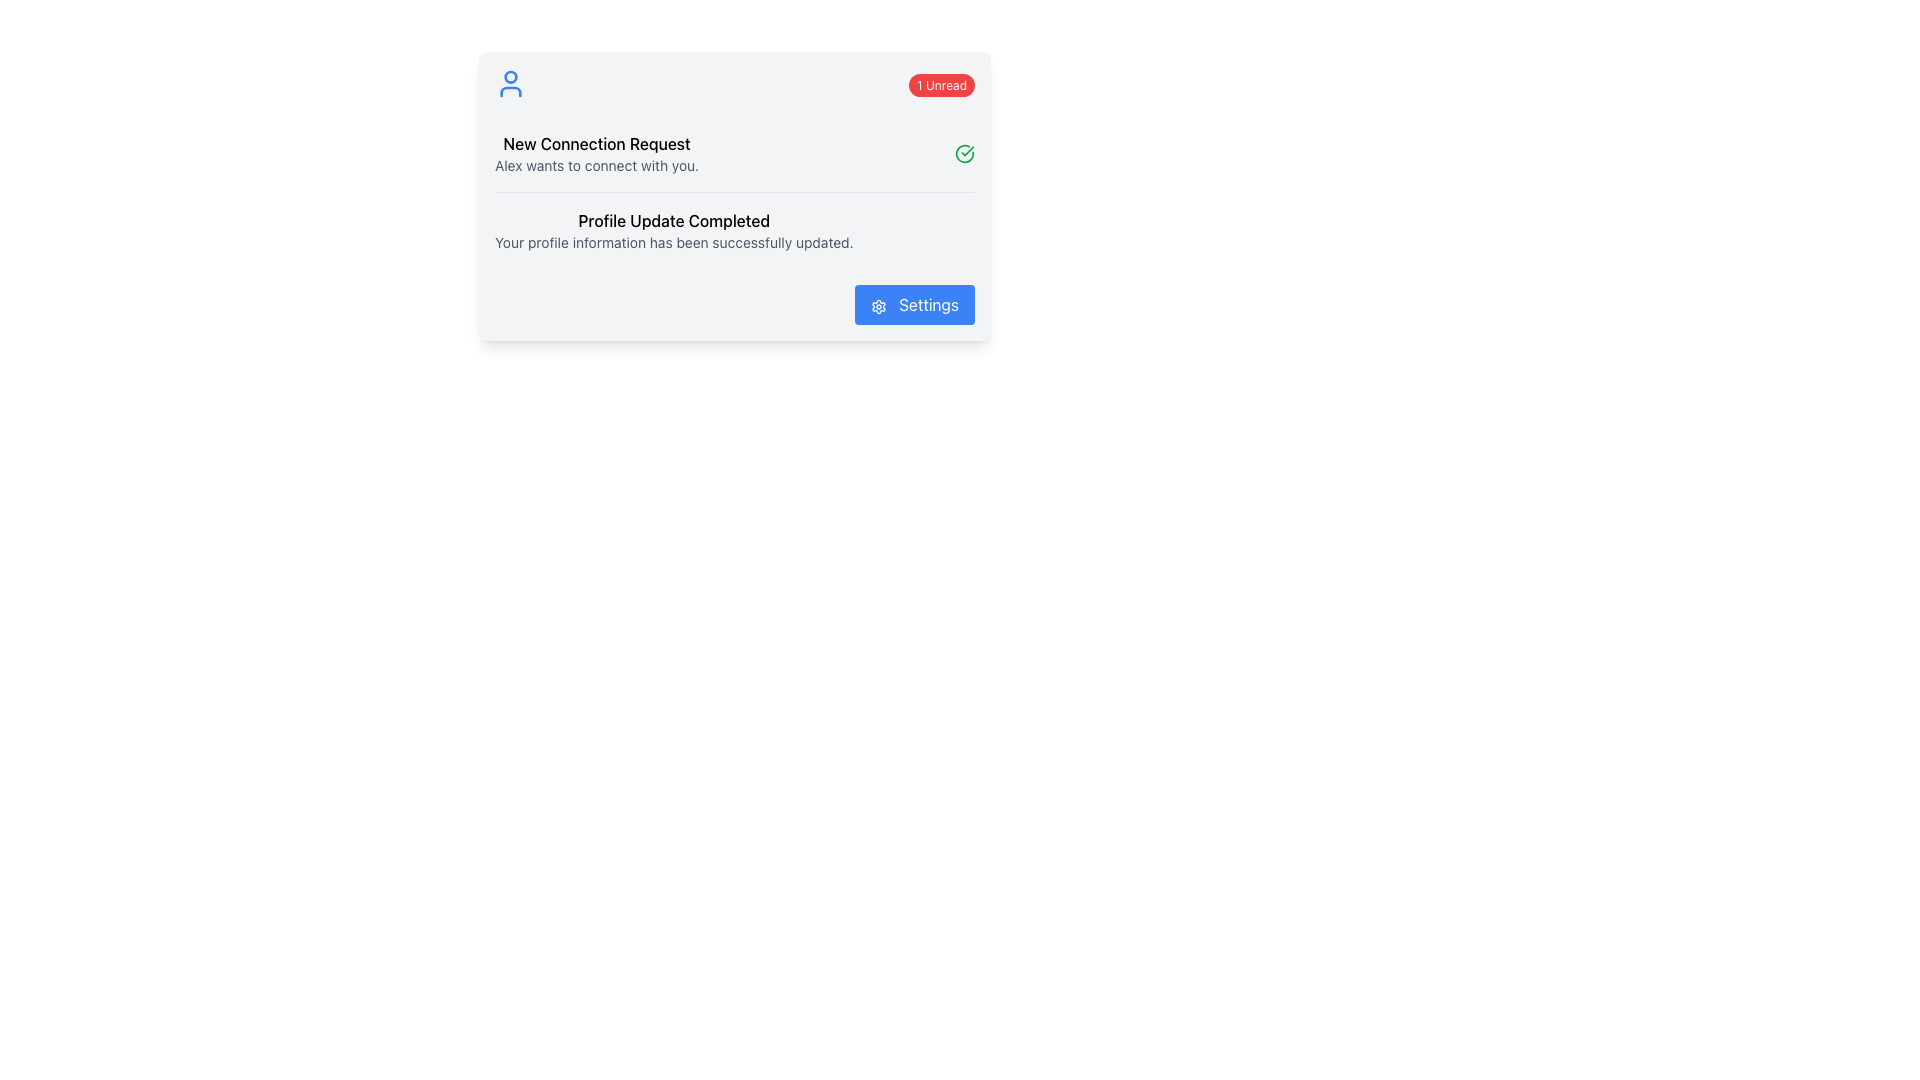  What do you see at coordinates (913, 304) in the screenshot?
I see `the 'Settings' button located at the bottom-right of the application, which opens the settings section when clicked` at bounding box center [913, 304].